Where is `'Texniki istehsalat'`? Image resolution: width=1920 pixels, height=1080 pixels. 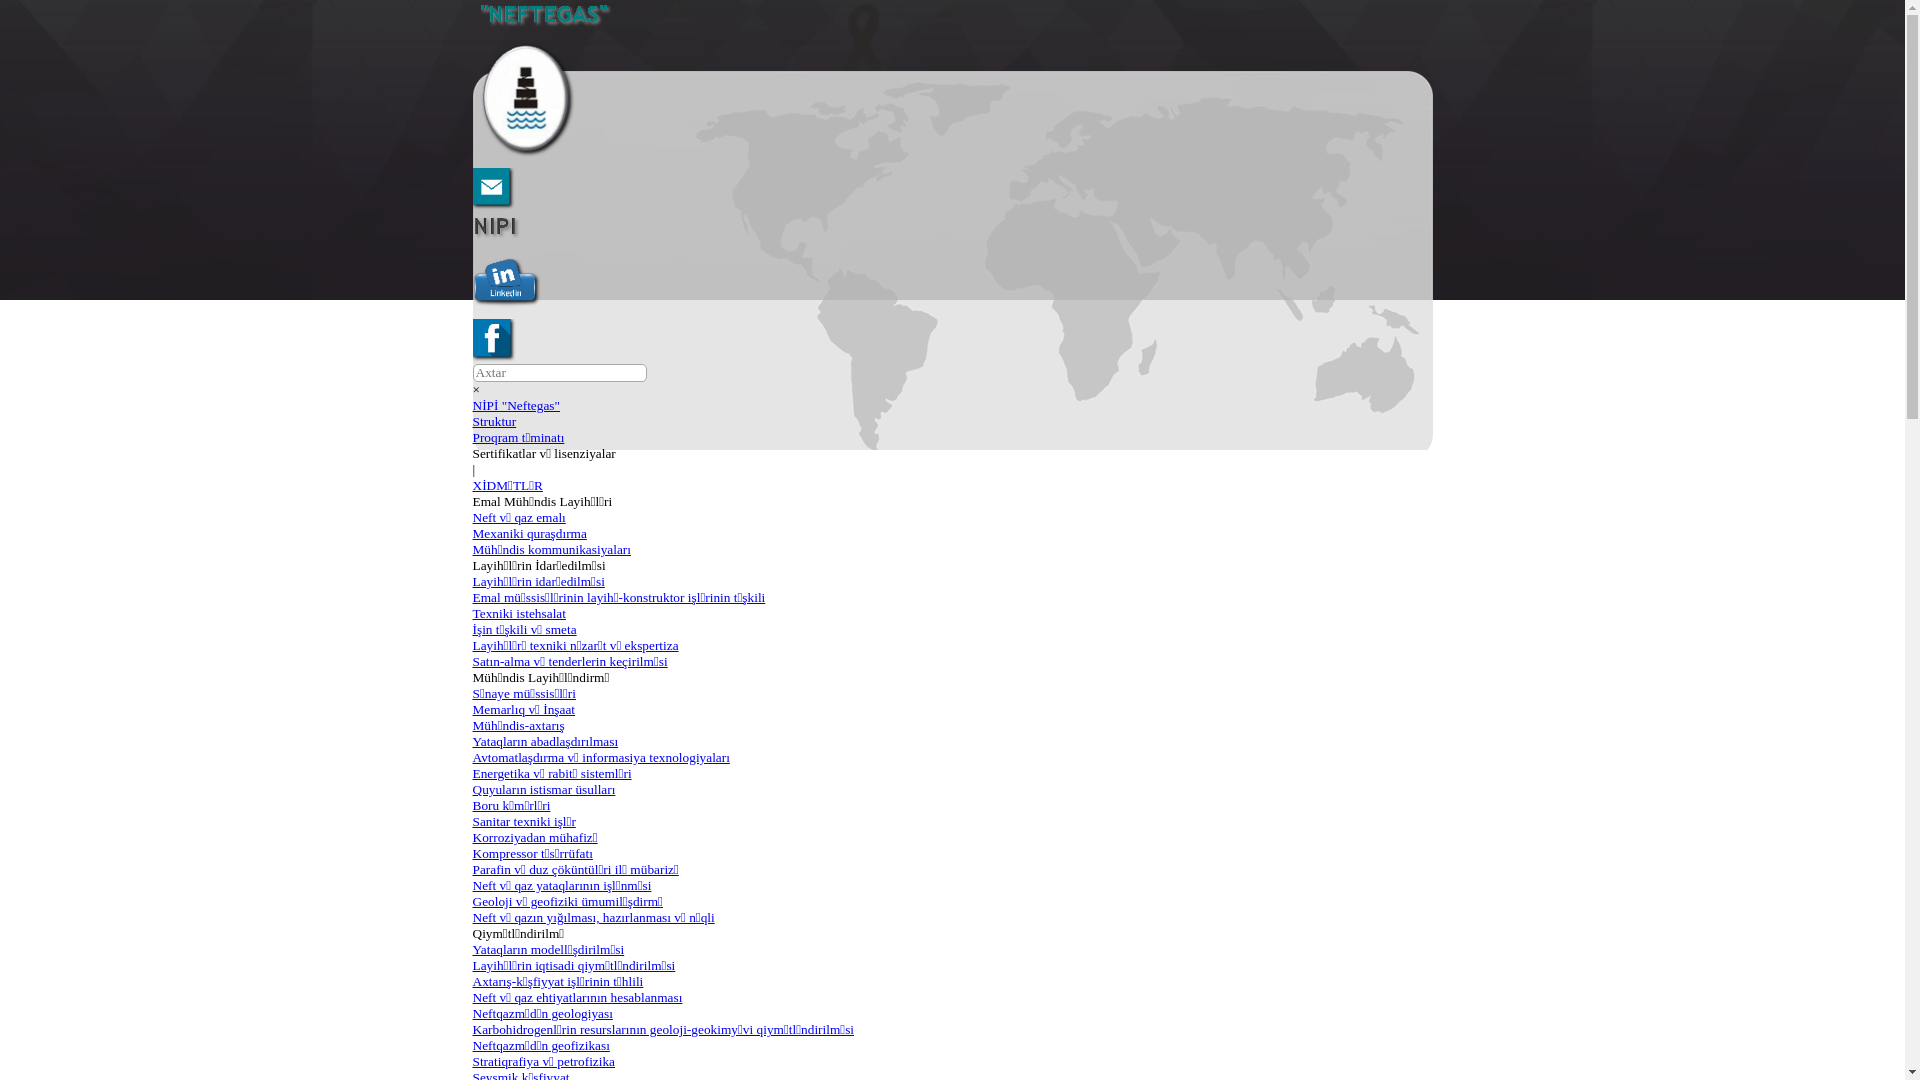
'Texniki istehsalat' is located at coordinates (470, 612).